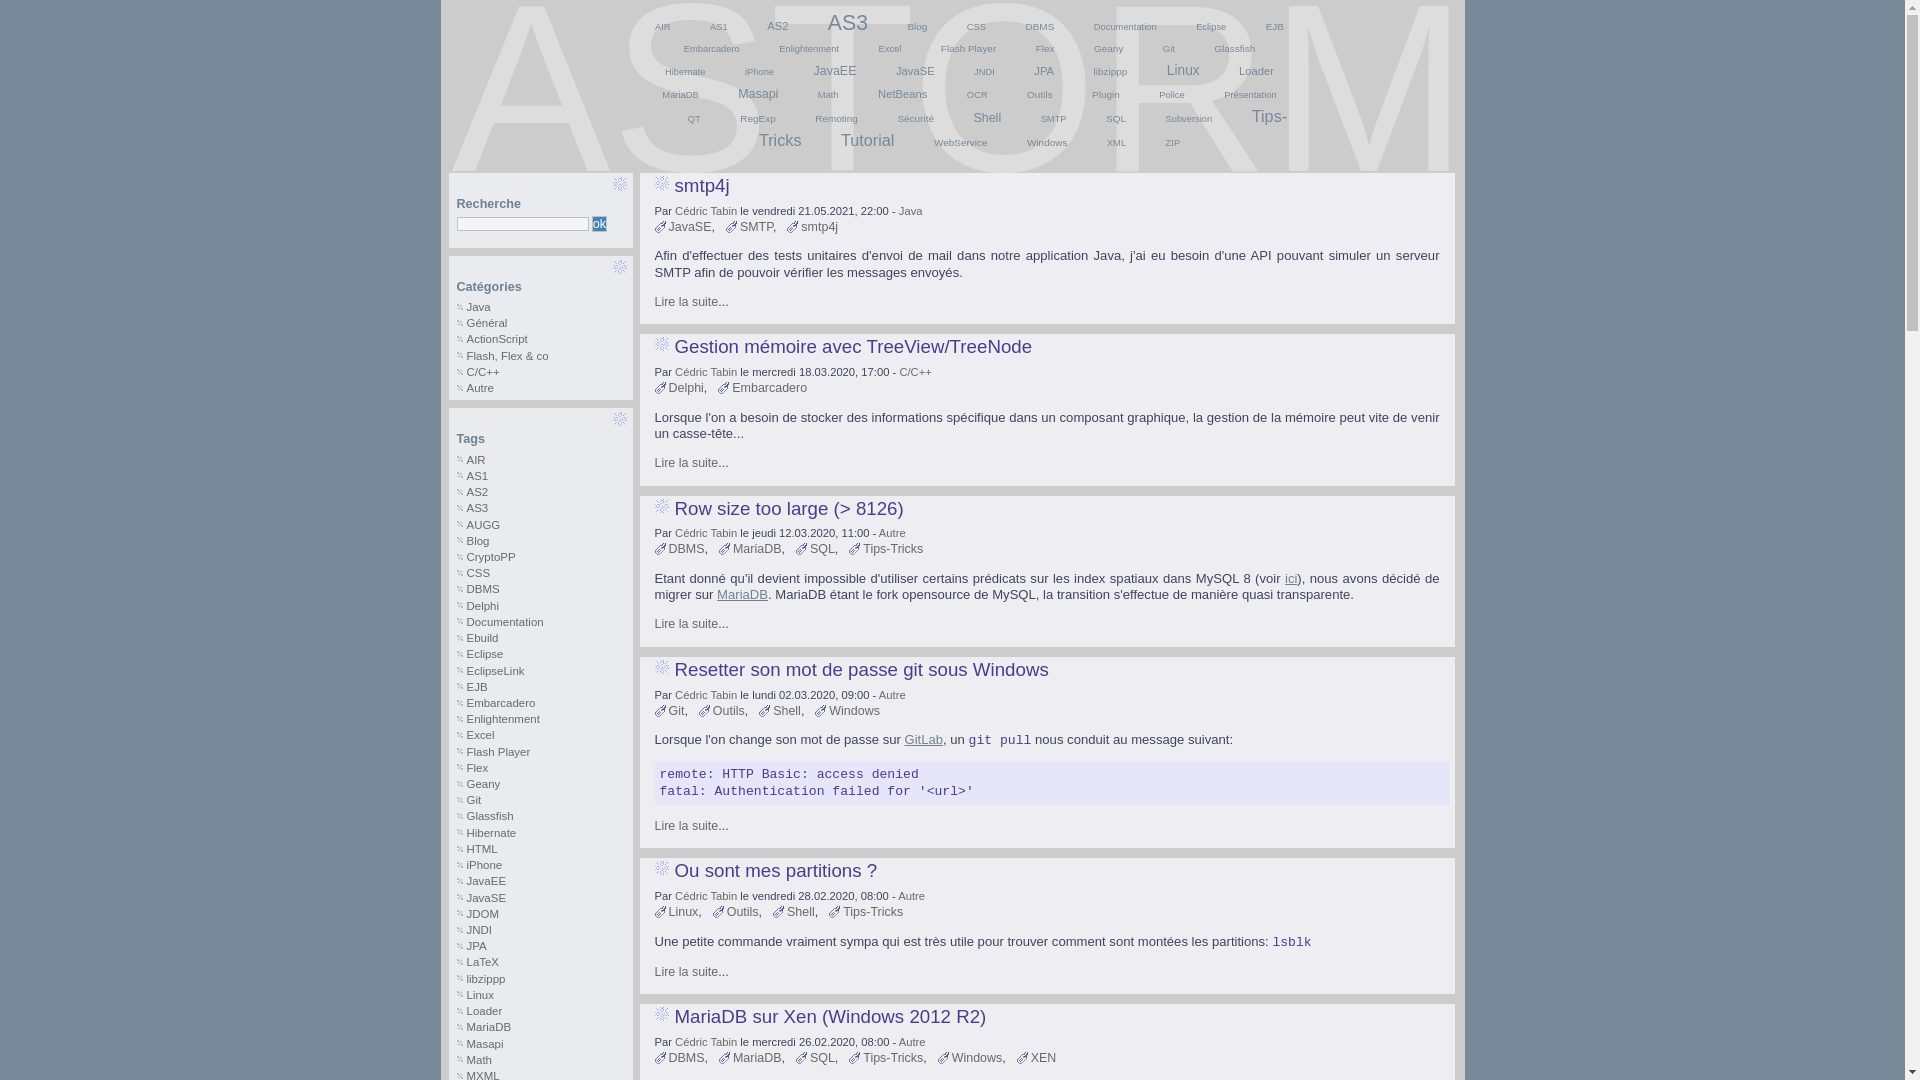 Image resolution: width=1920 pixels, height=1080 pixels. I want to click on 'DBMS', so click(686, 1056).